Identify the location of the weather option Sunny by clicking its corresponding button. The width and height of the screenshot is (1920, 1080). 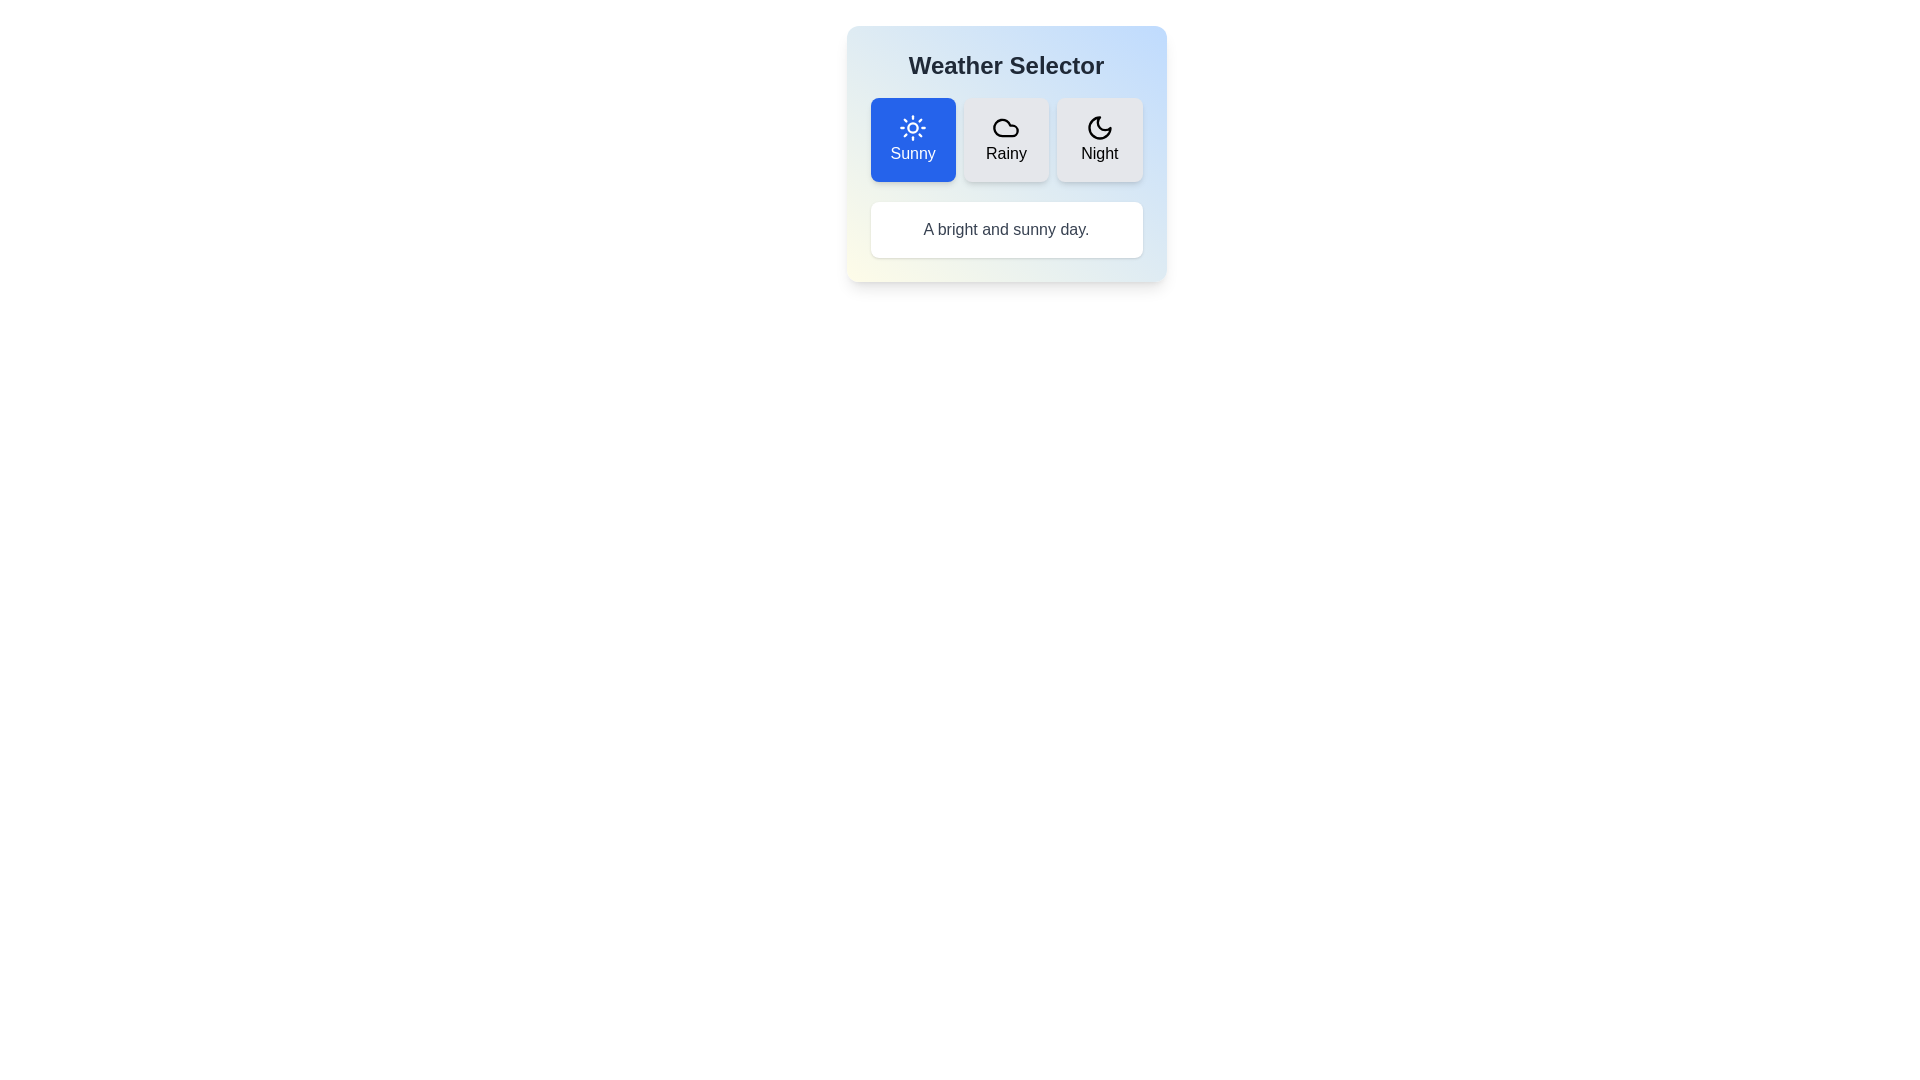
(912, 138).